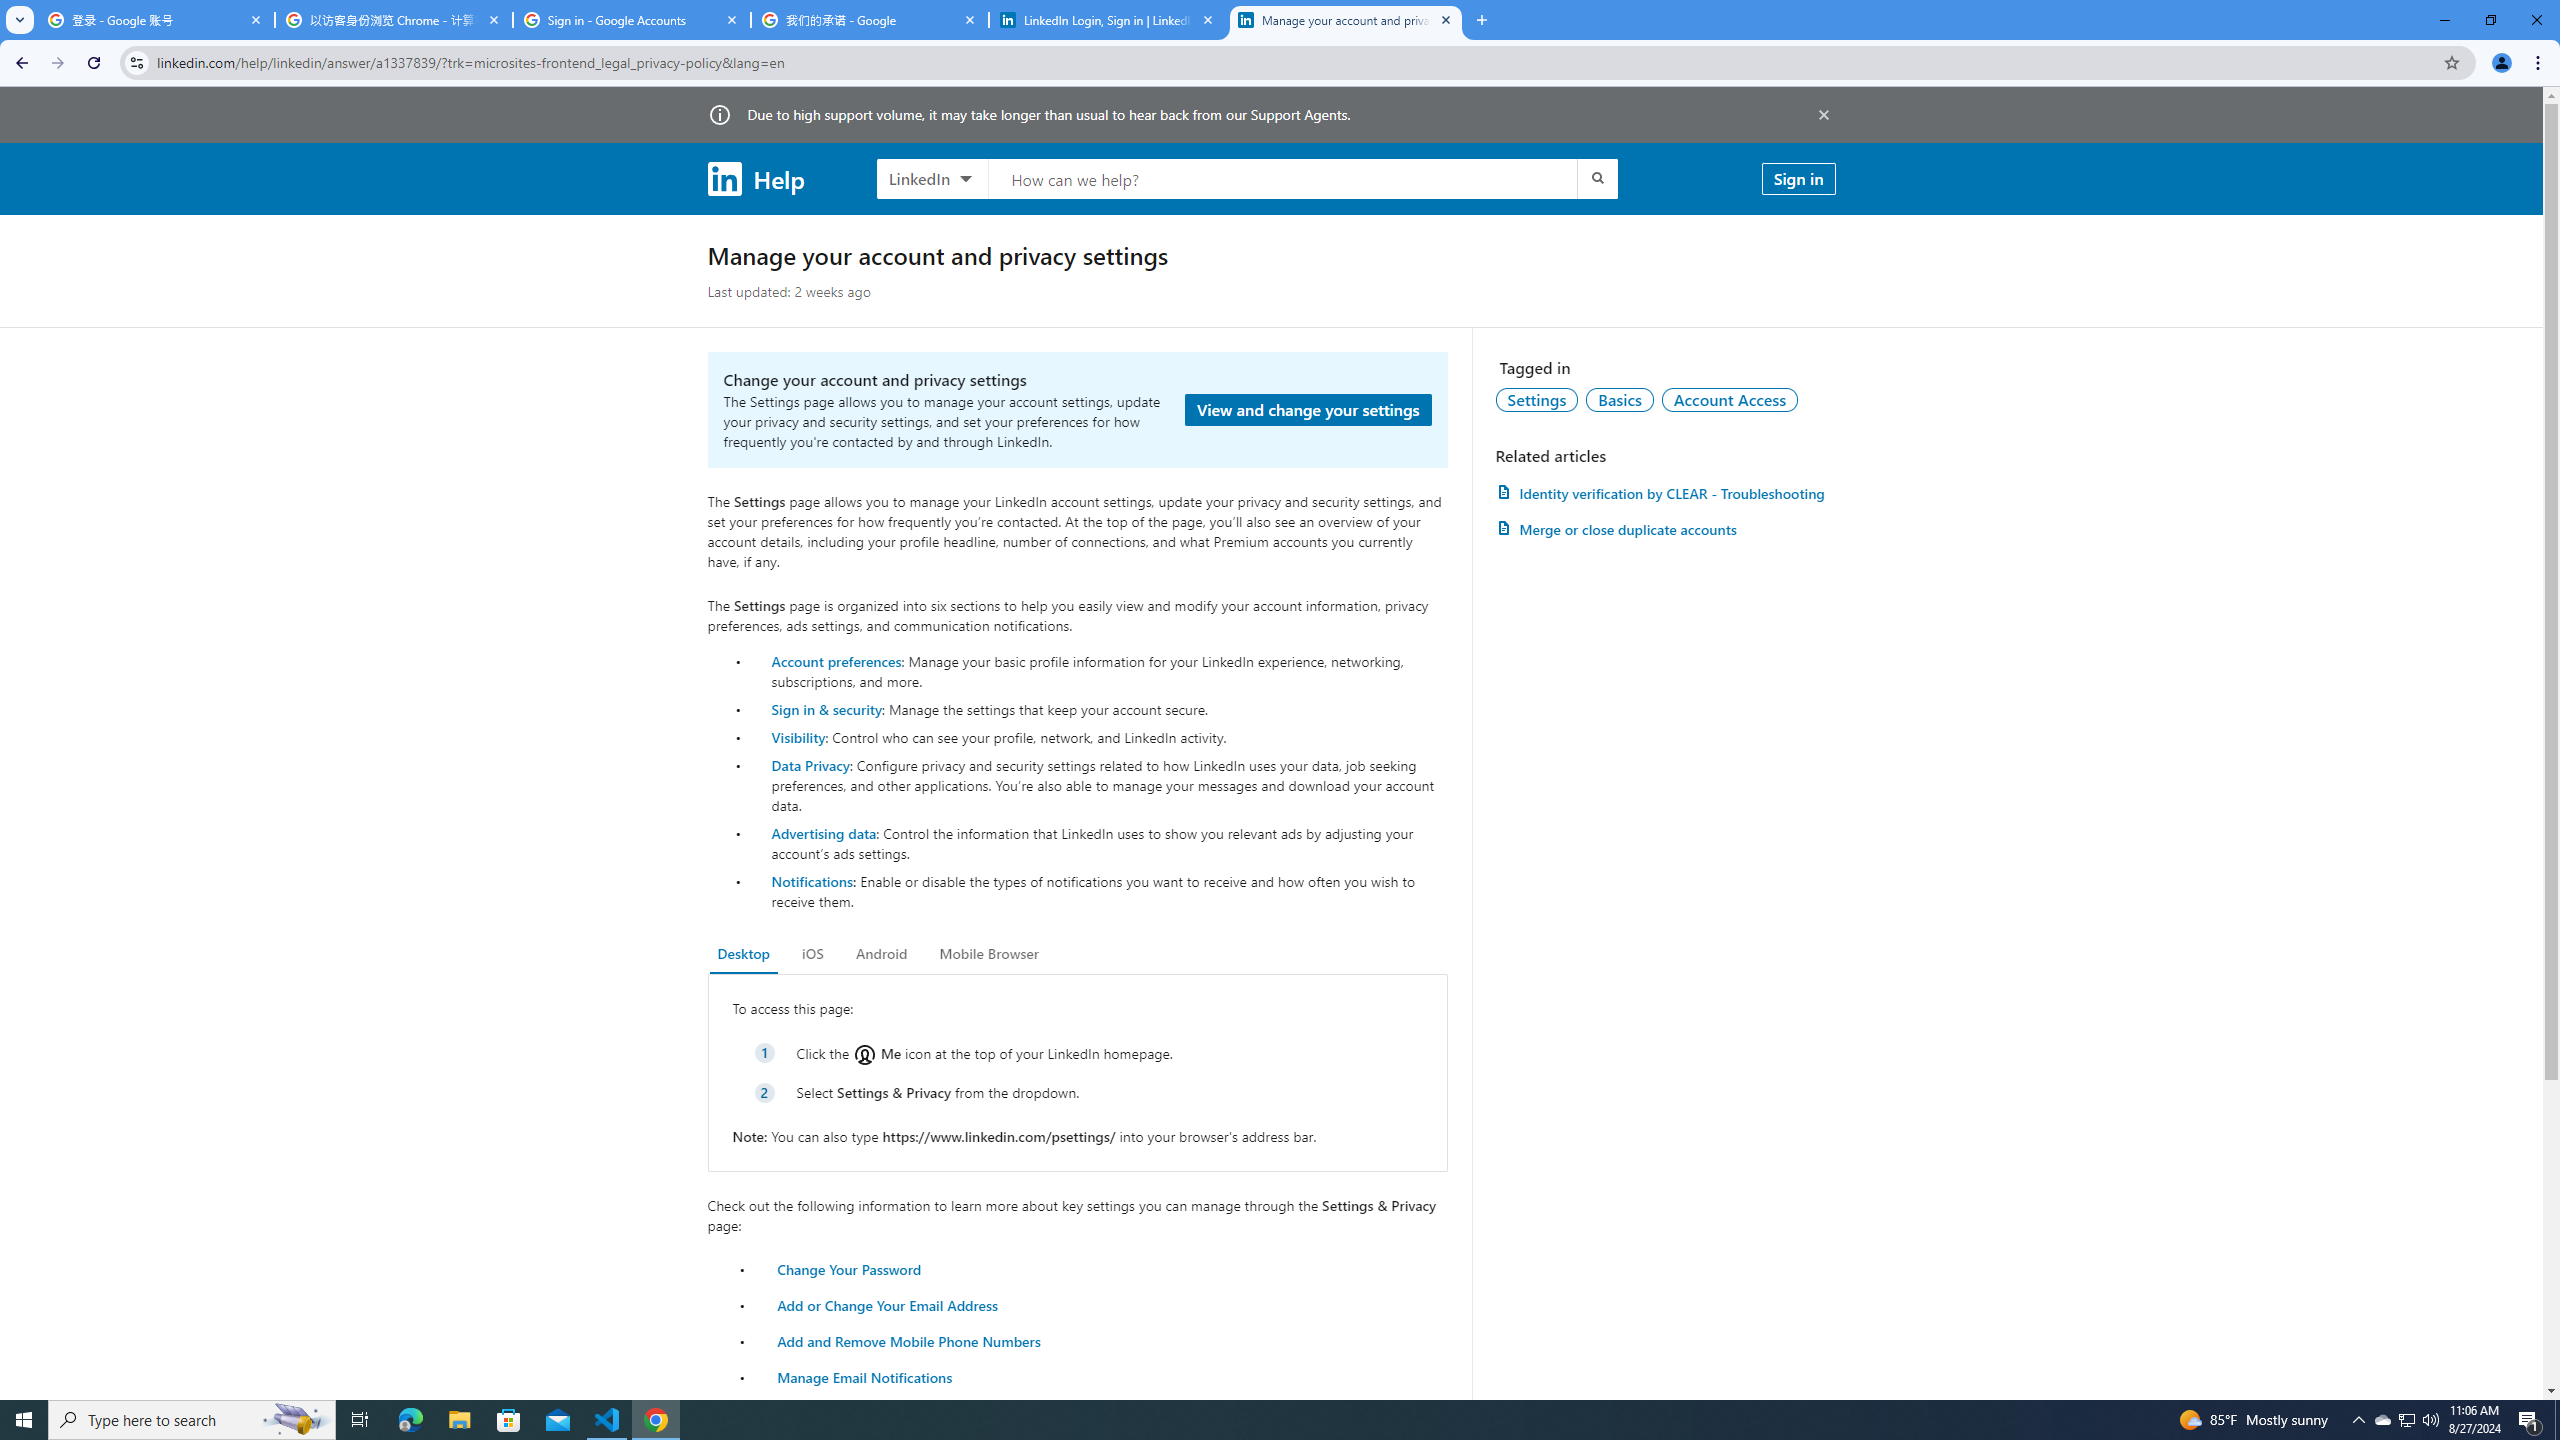 The width and height of the screenshot is (2560, 1440). I want to click on 'Add and Remove Mobile Phone Numbers', so click(909, 1340).